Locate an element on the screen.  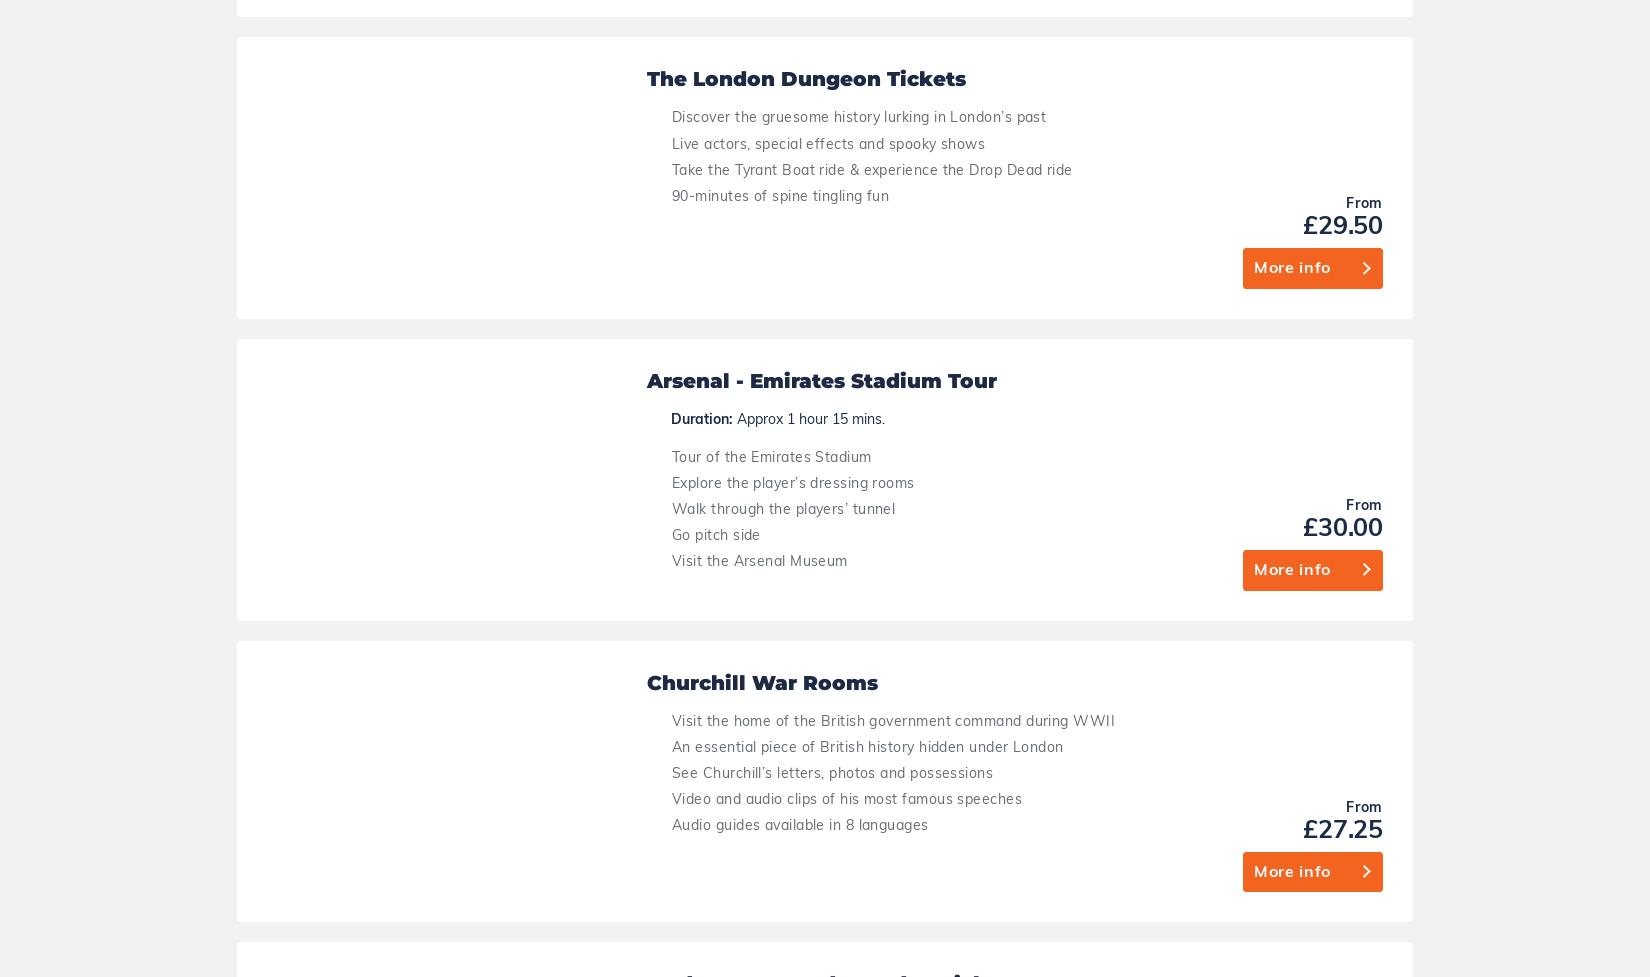
'See Churchill’s letters, photos and possessions' is located at coordinates (832, 50).